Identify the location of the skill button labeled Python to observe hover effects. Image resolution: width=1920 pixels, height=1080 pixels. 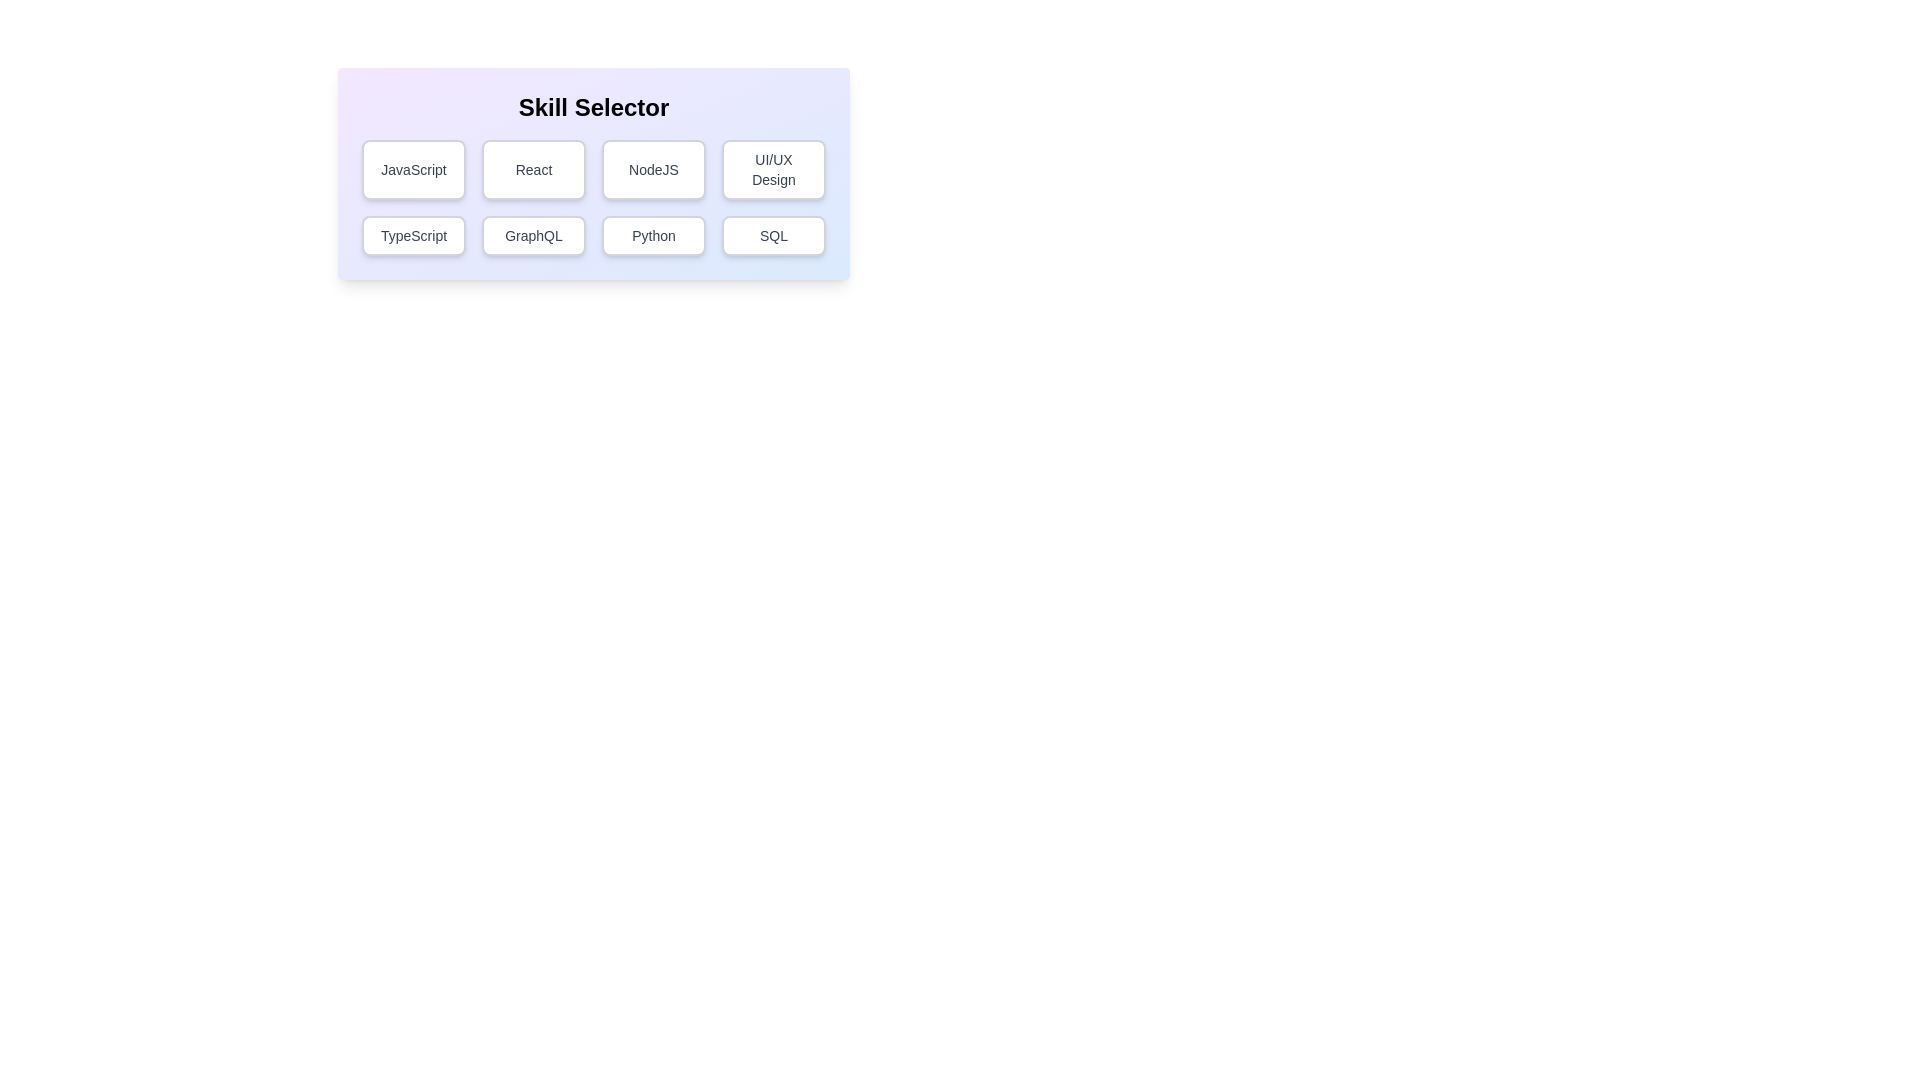
(653, 234).